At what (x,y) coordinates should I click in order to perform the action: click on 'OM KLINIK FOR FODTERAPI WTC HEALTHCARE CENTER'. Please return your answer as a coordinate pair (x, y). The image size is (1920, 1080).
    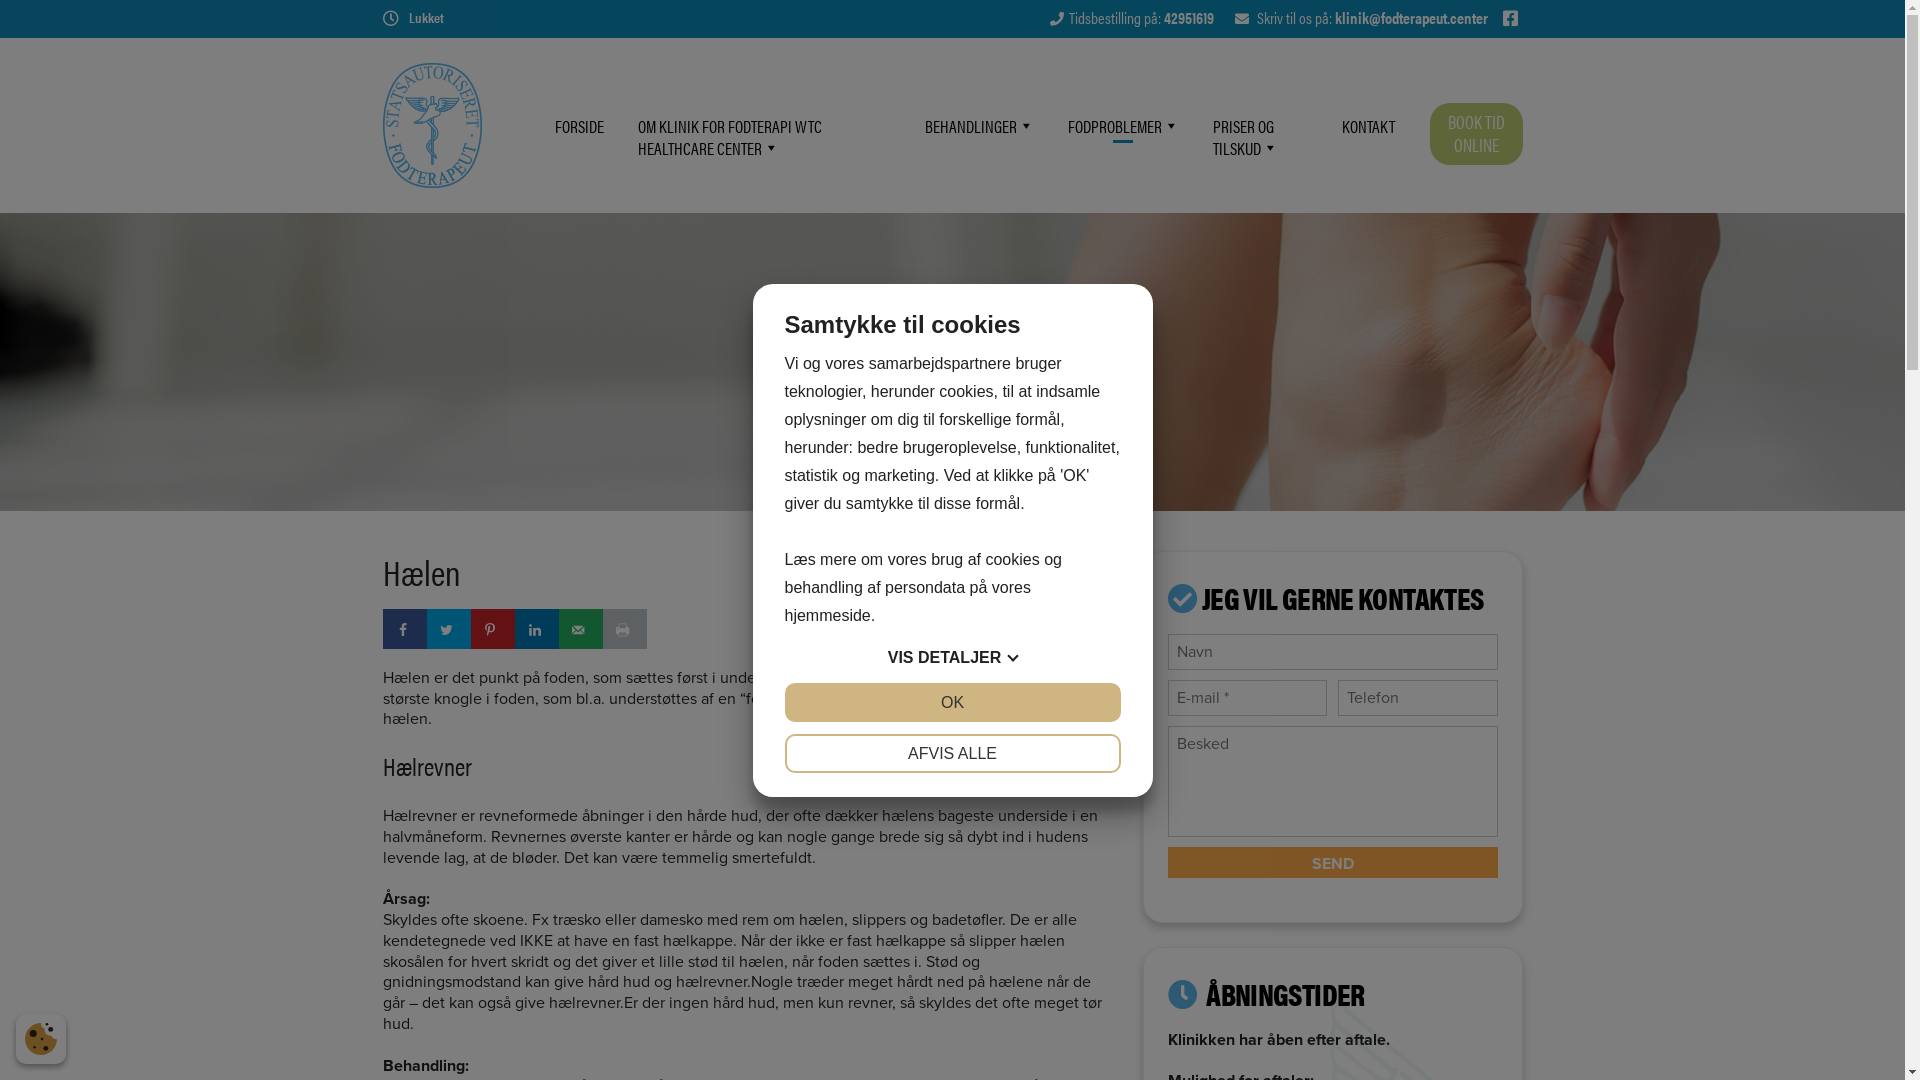
    Looking at the image, I should click on (762, 136).